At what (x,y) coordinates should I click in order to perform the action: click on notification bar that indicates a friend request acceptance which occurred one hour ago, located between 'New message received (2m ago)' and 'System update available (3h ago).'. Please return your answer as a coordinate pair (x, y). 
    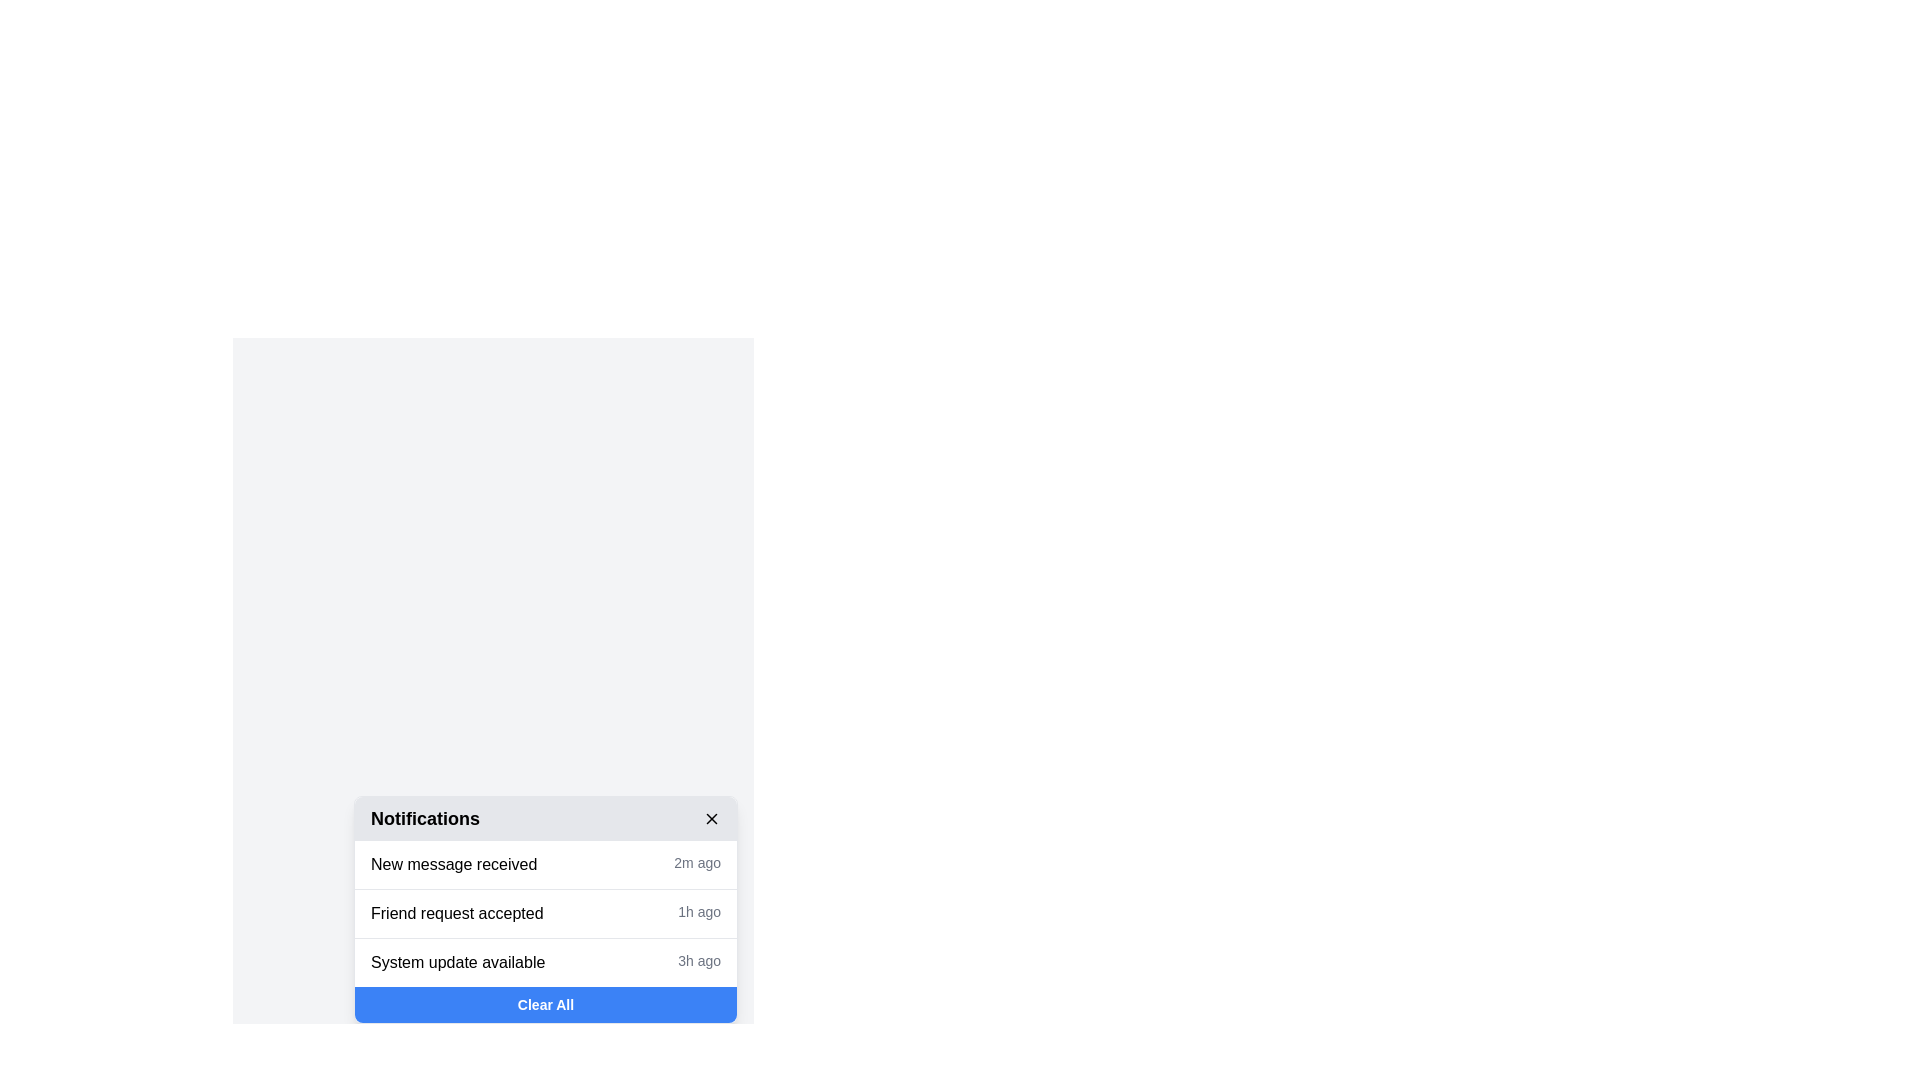
    Looking at the image, I should click on (546, 913).